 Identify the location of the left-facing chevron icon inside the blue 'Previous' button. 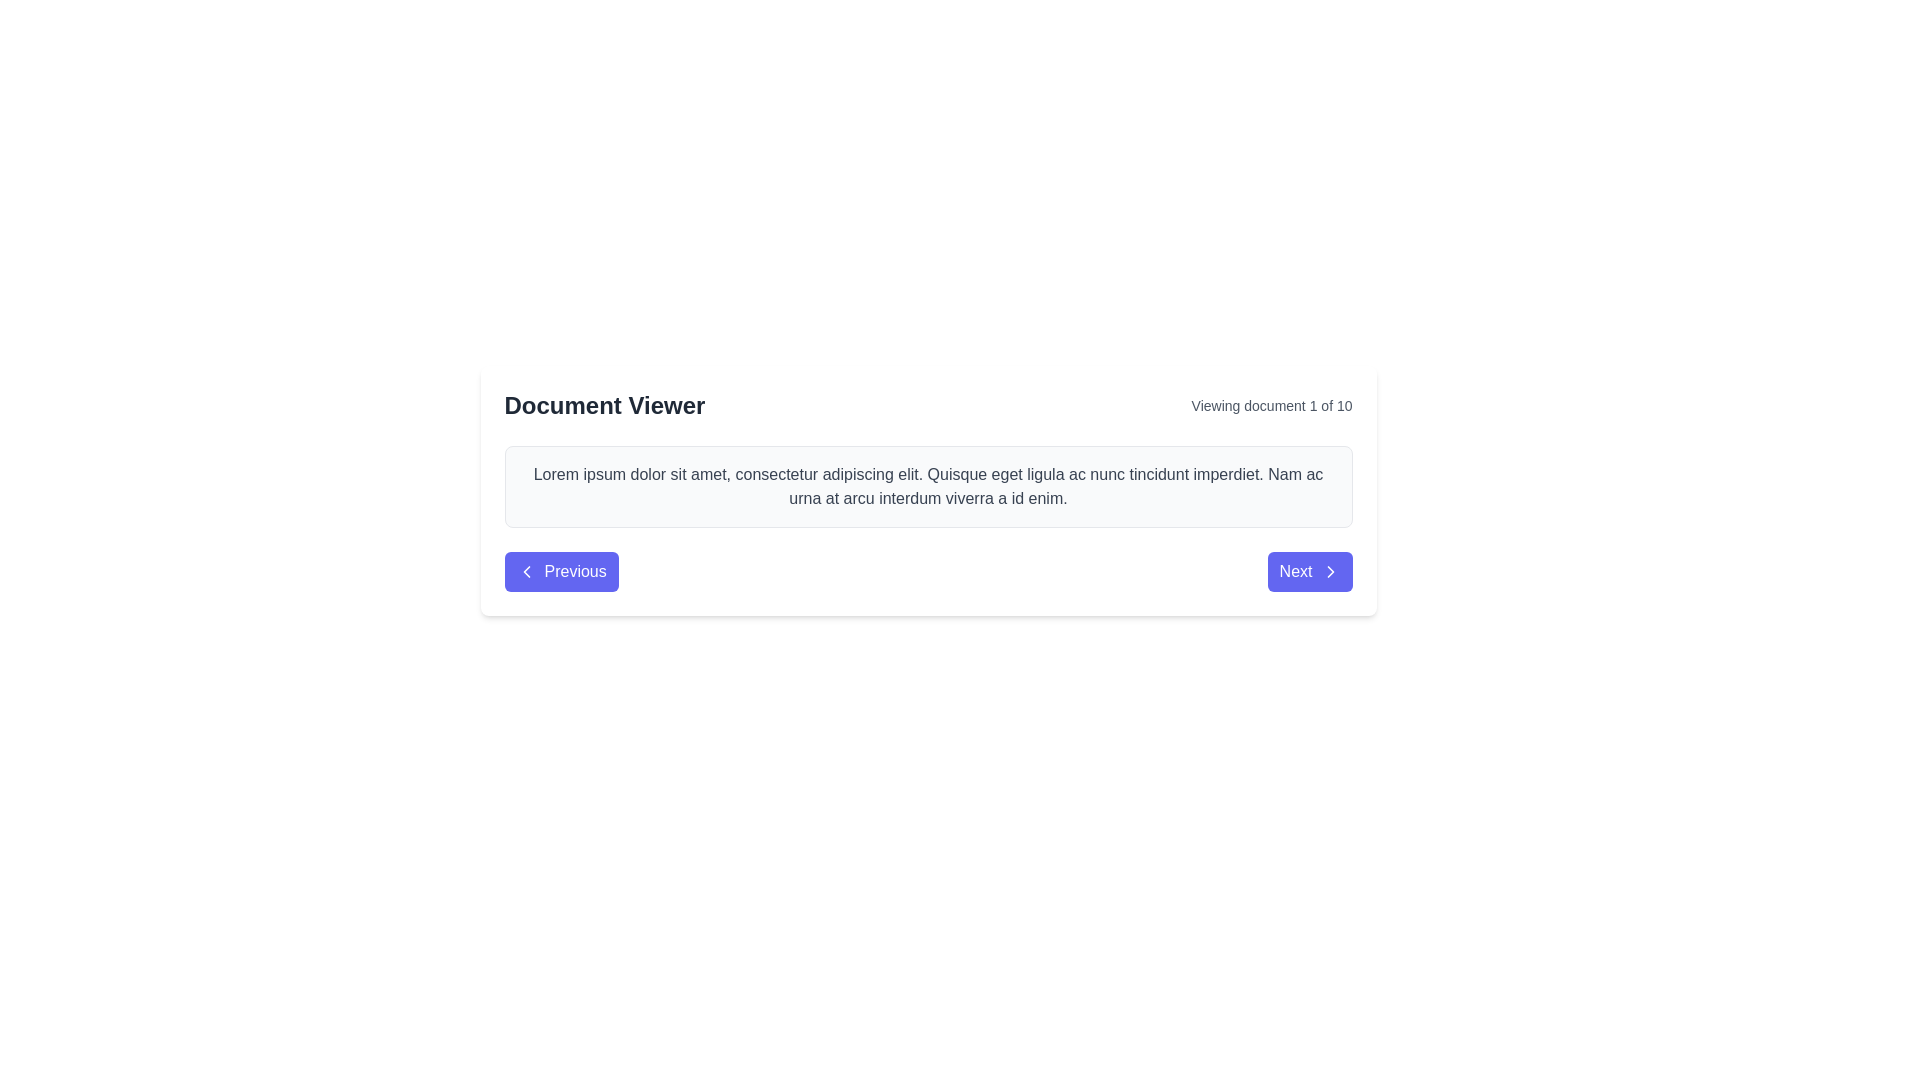
(526, 571).